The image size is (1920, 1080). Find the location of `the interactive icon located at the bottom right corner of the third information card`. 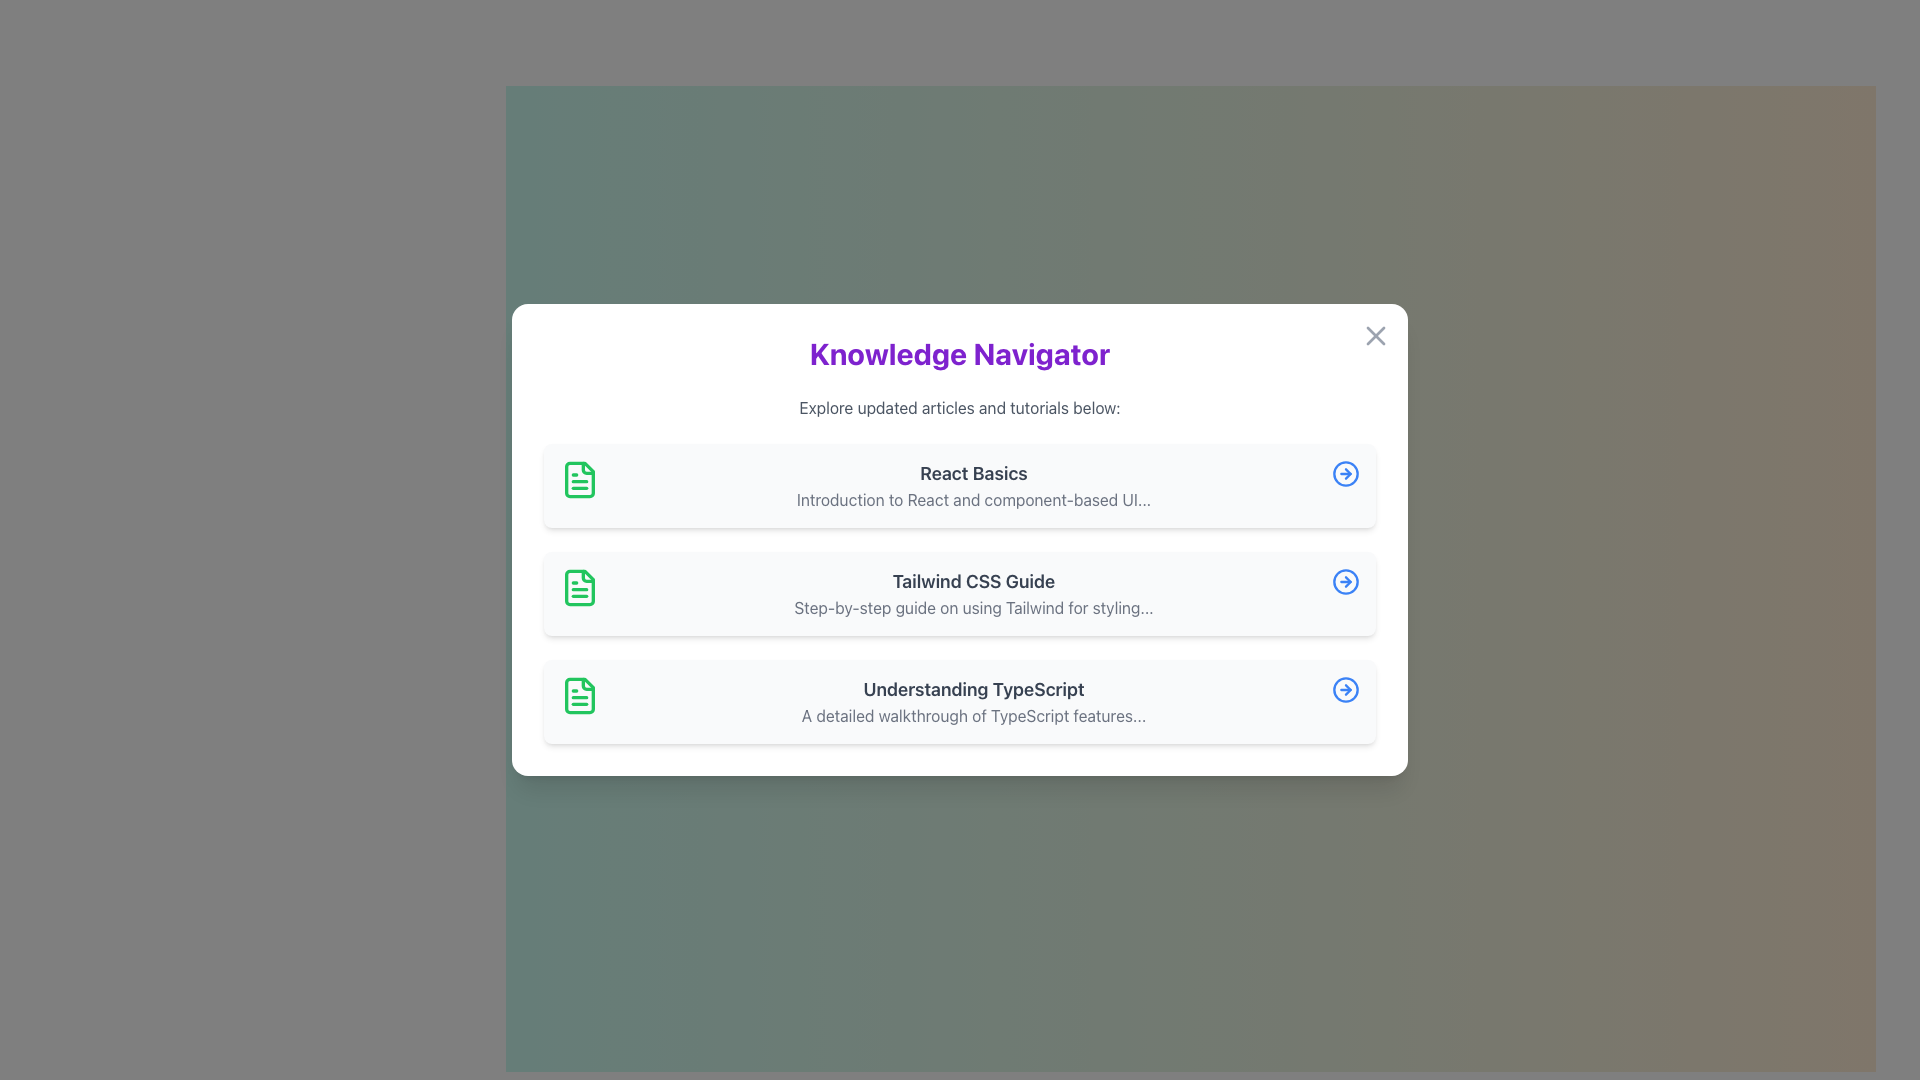

the interactive icon located at the bottom right corner of the third information card is located at coordinates (1345, 689).